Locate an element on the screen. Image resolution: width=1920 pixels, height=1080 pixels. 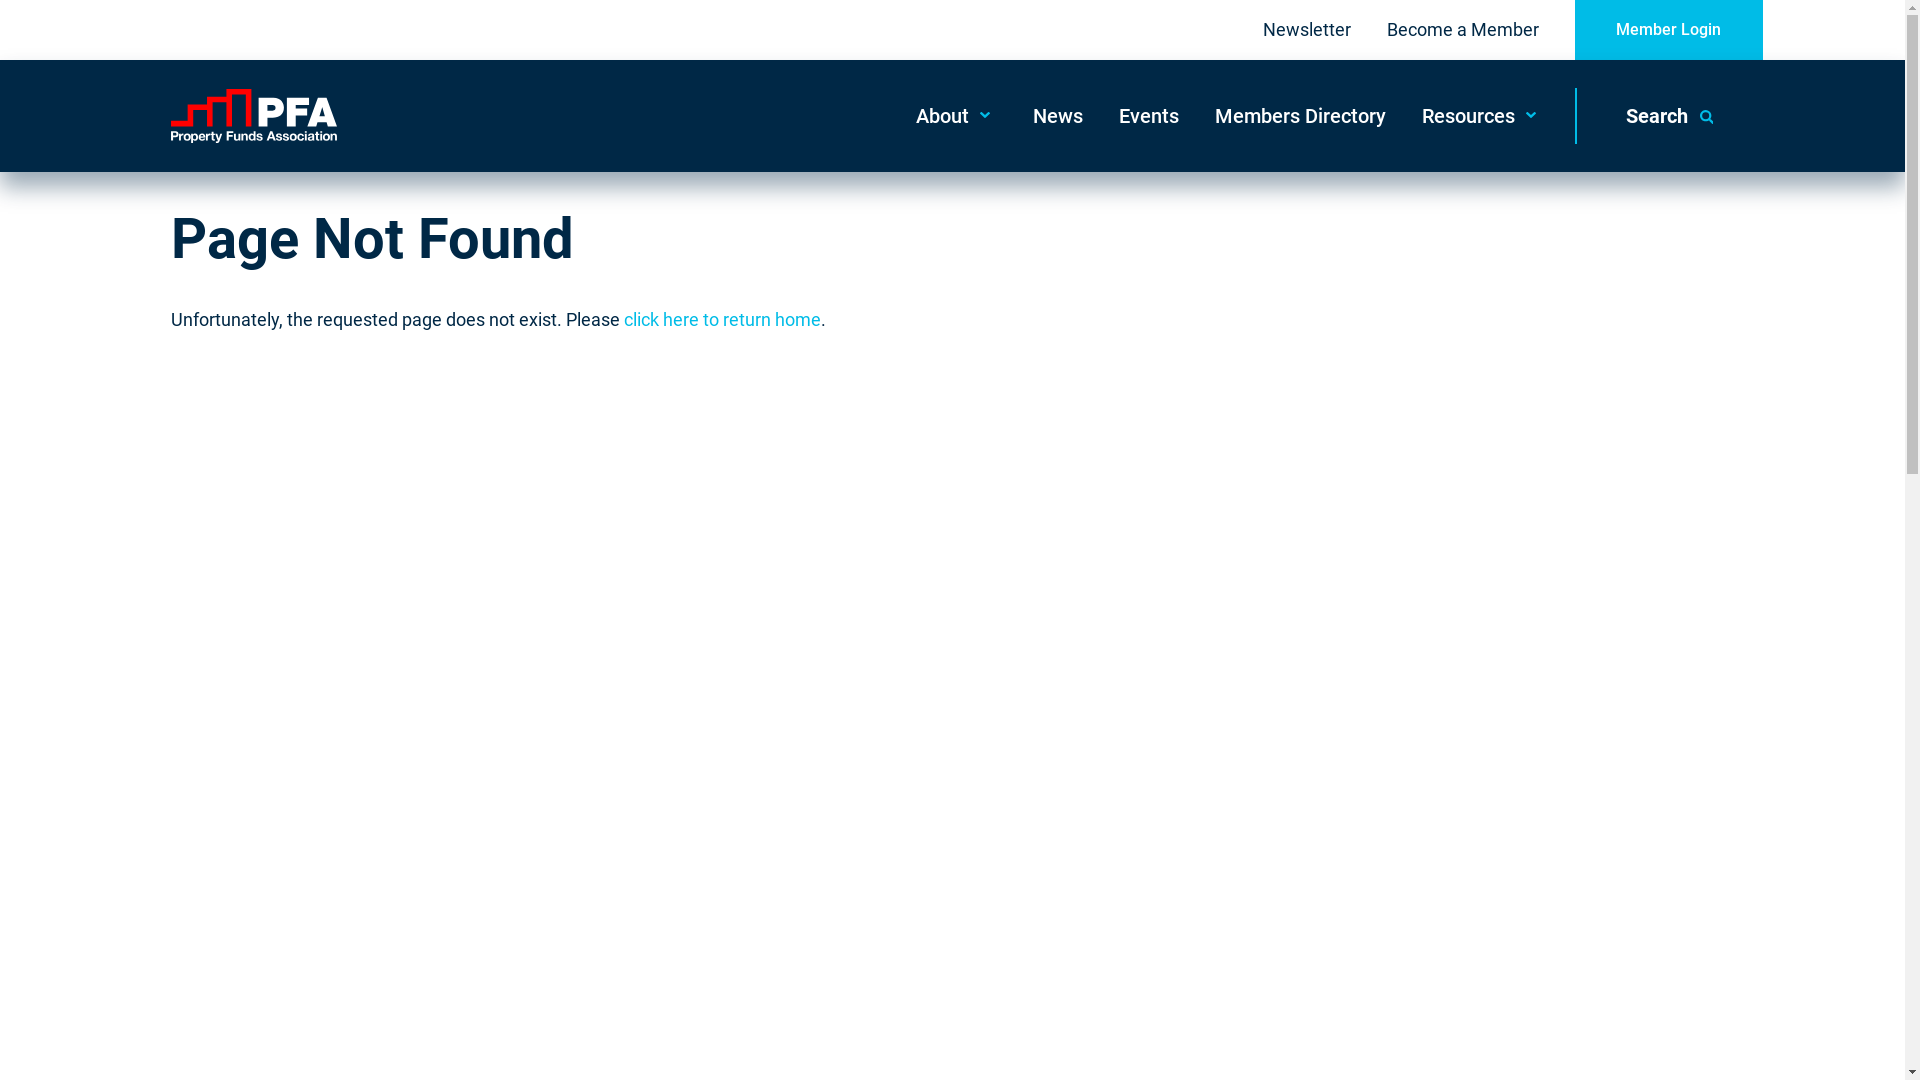
'Search' is located at coordinates (1668, 115).